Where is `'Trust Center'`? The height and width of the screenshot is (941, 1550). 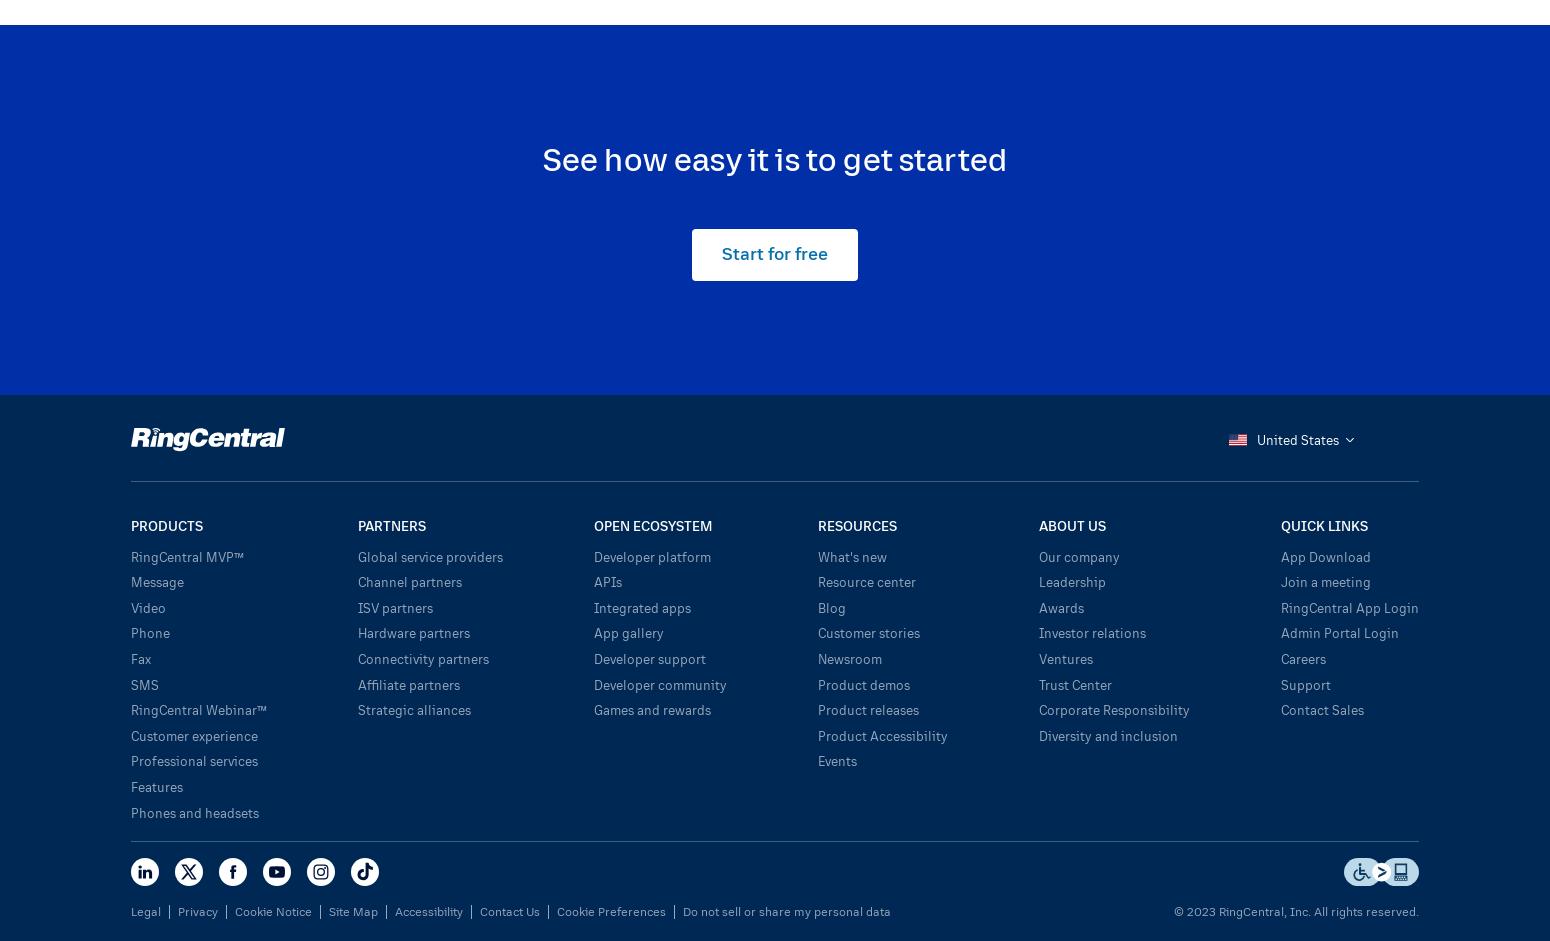 'Trust Center' is located at coordinates (1075, 683).